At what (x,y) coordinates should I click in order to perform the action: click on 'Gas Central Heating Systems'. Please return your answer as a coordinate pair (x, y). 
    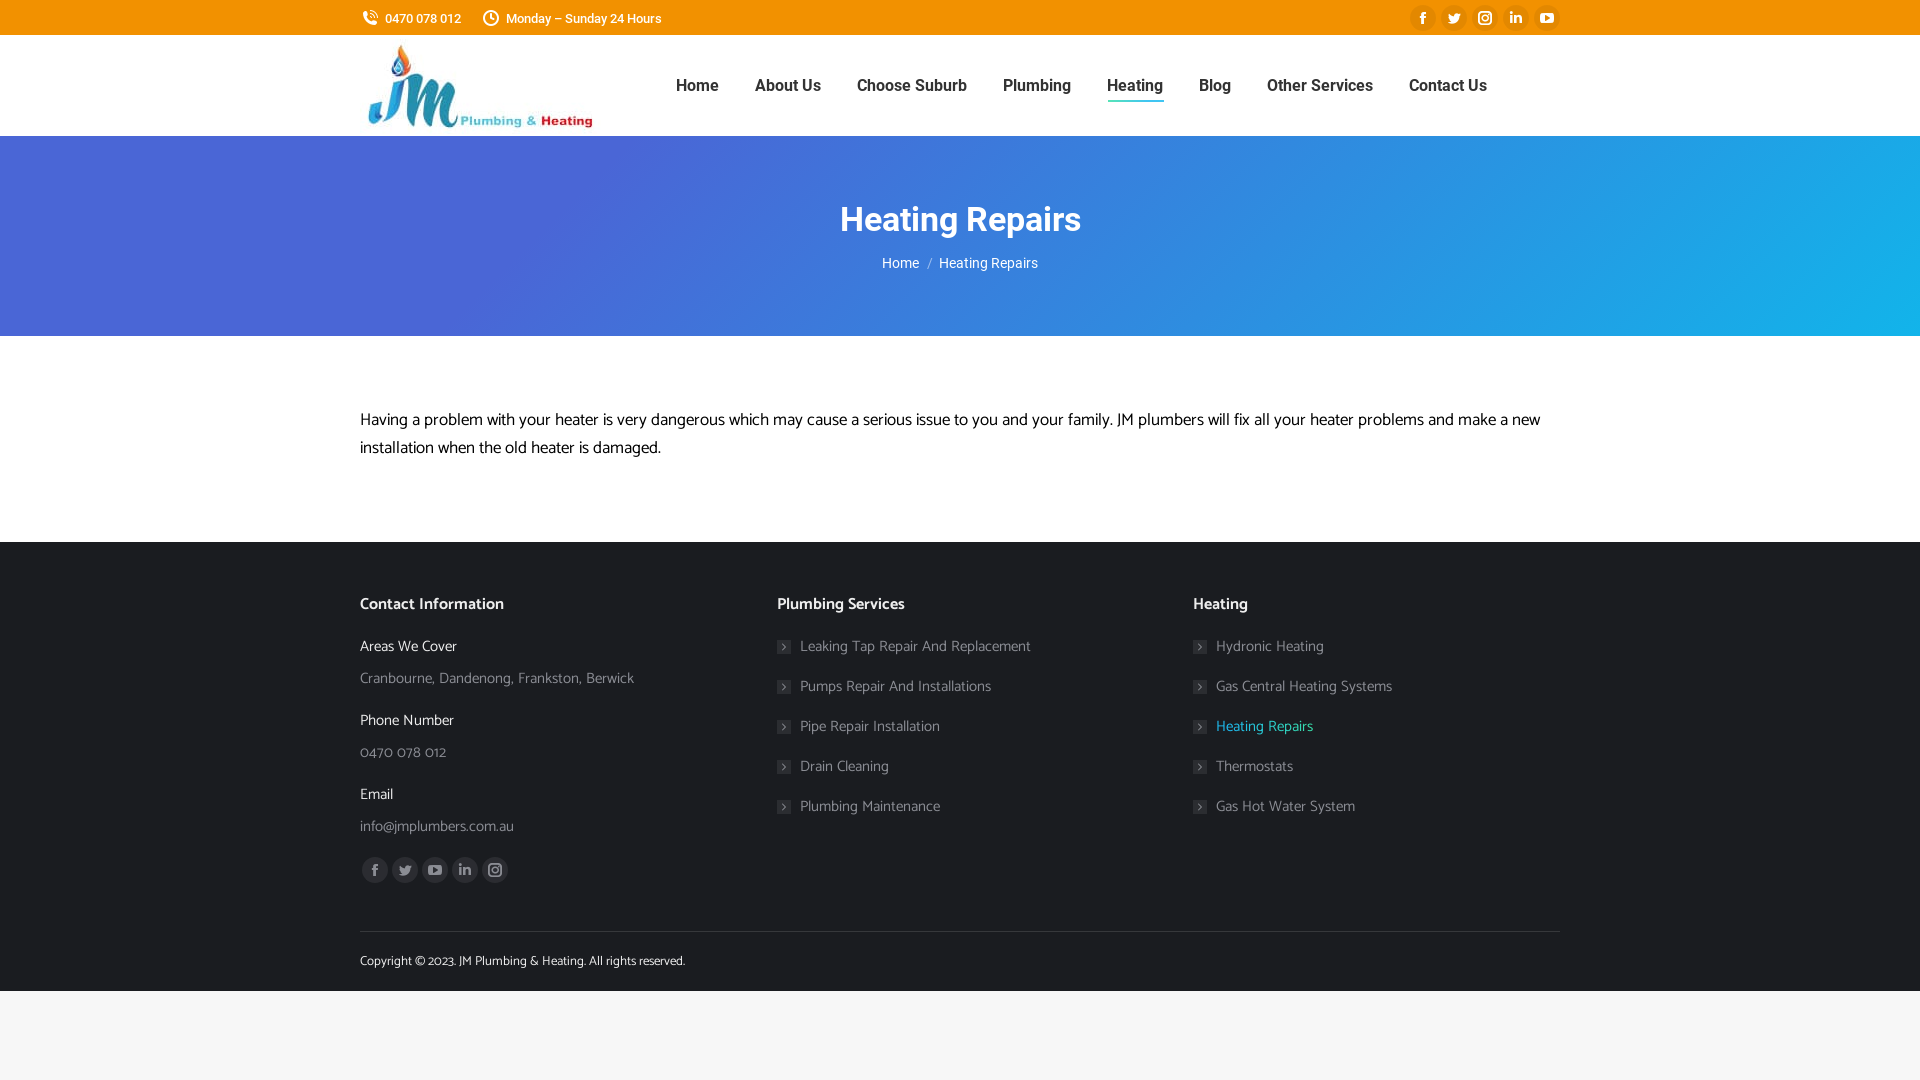
    Looking at the image, I should click on (1193, 685).